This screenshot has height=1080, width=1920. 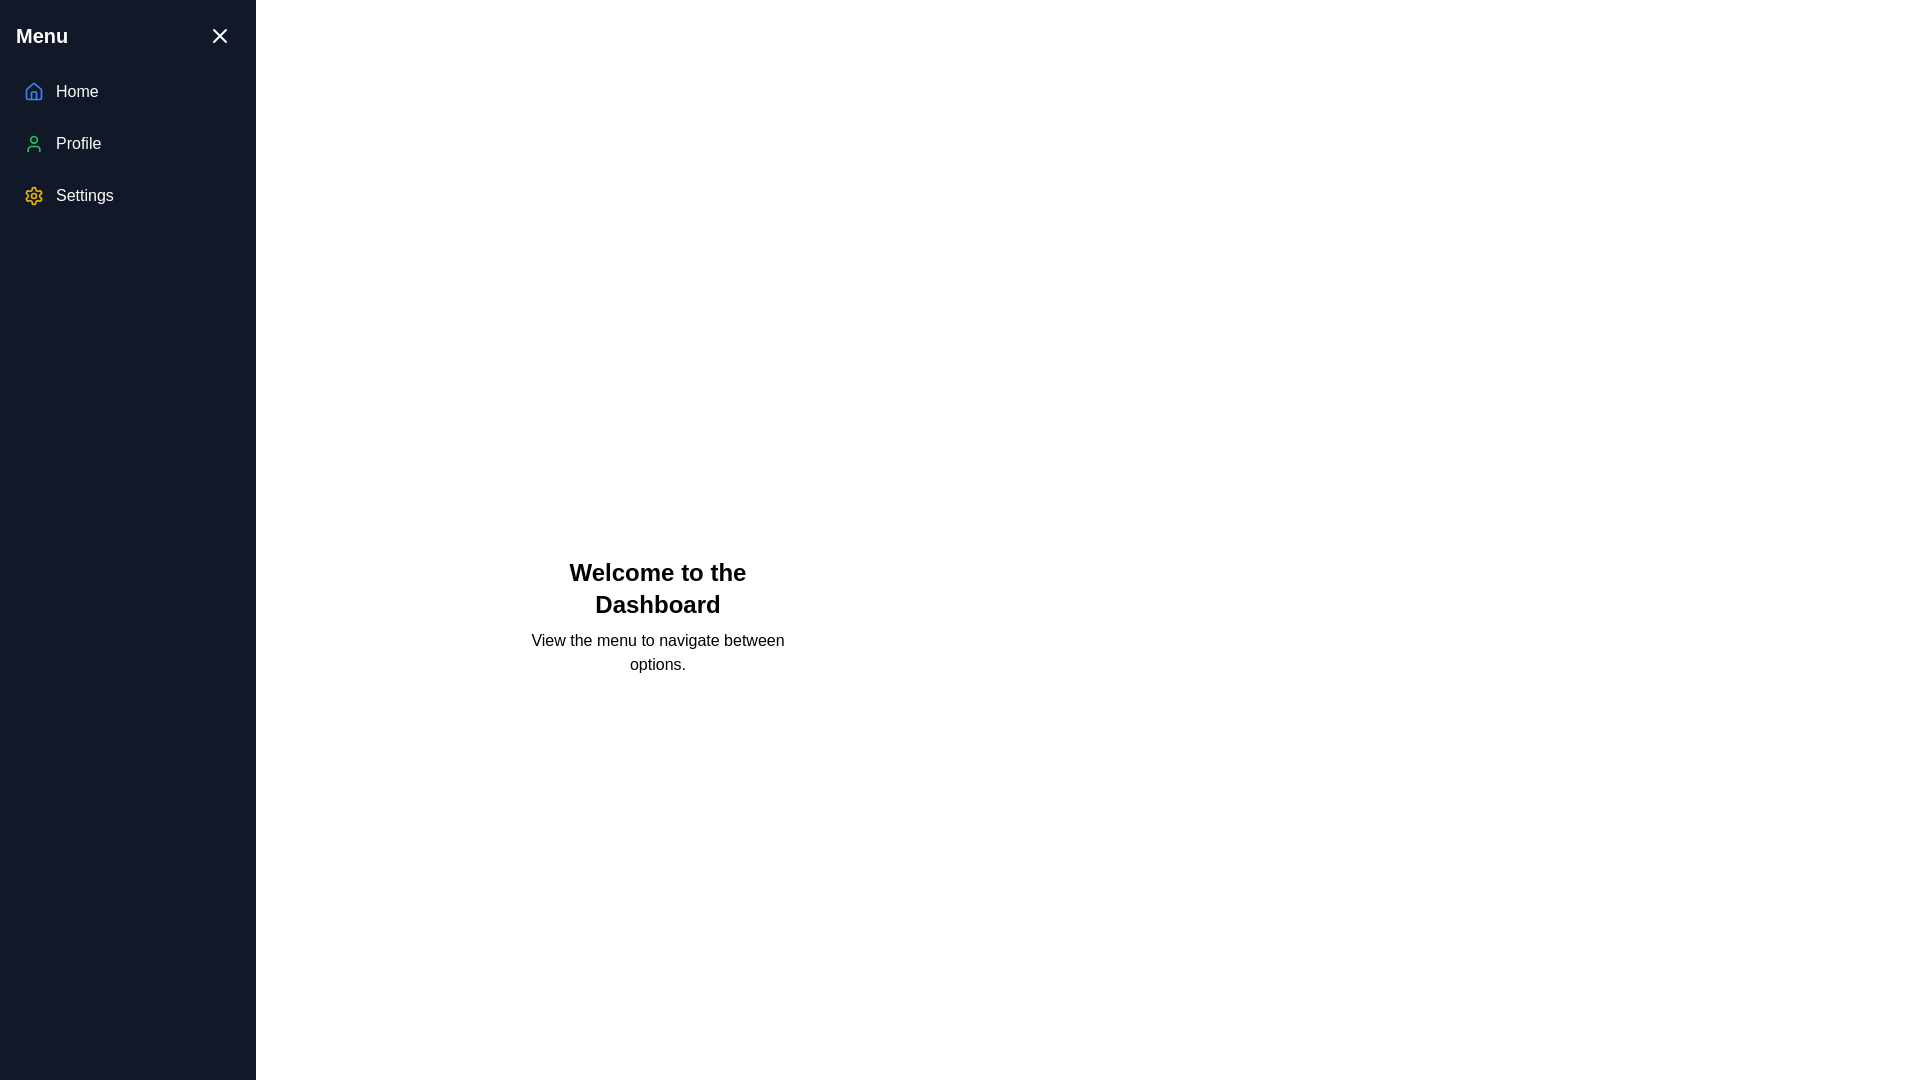 What do you see at coordinates (33, 91) in the screenshot?
I see `the 'Home' icon, which is a roof-like triangular shape located at the top of the sidebar menu` at bounding box center [33, 91].